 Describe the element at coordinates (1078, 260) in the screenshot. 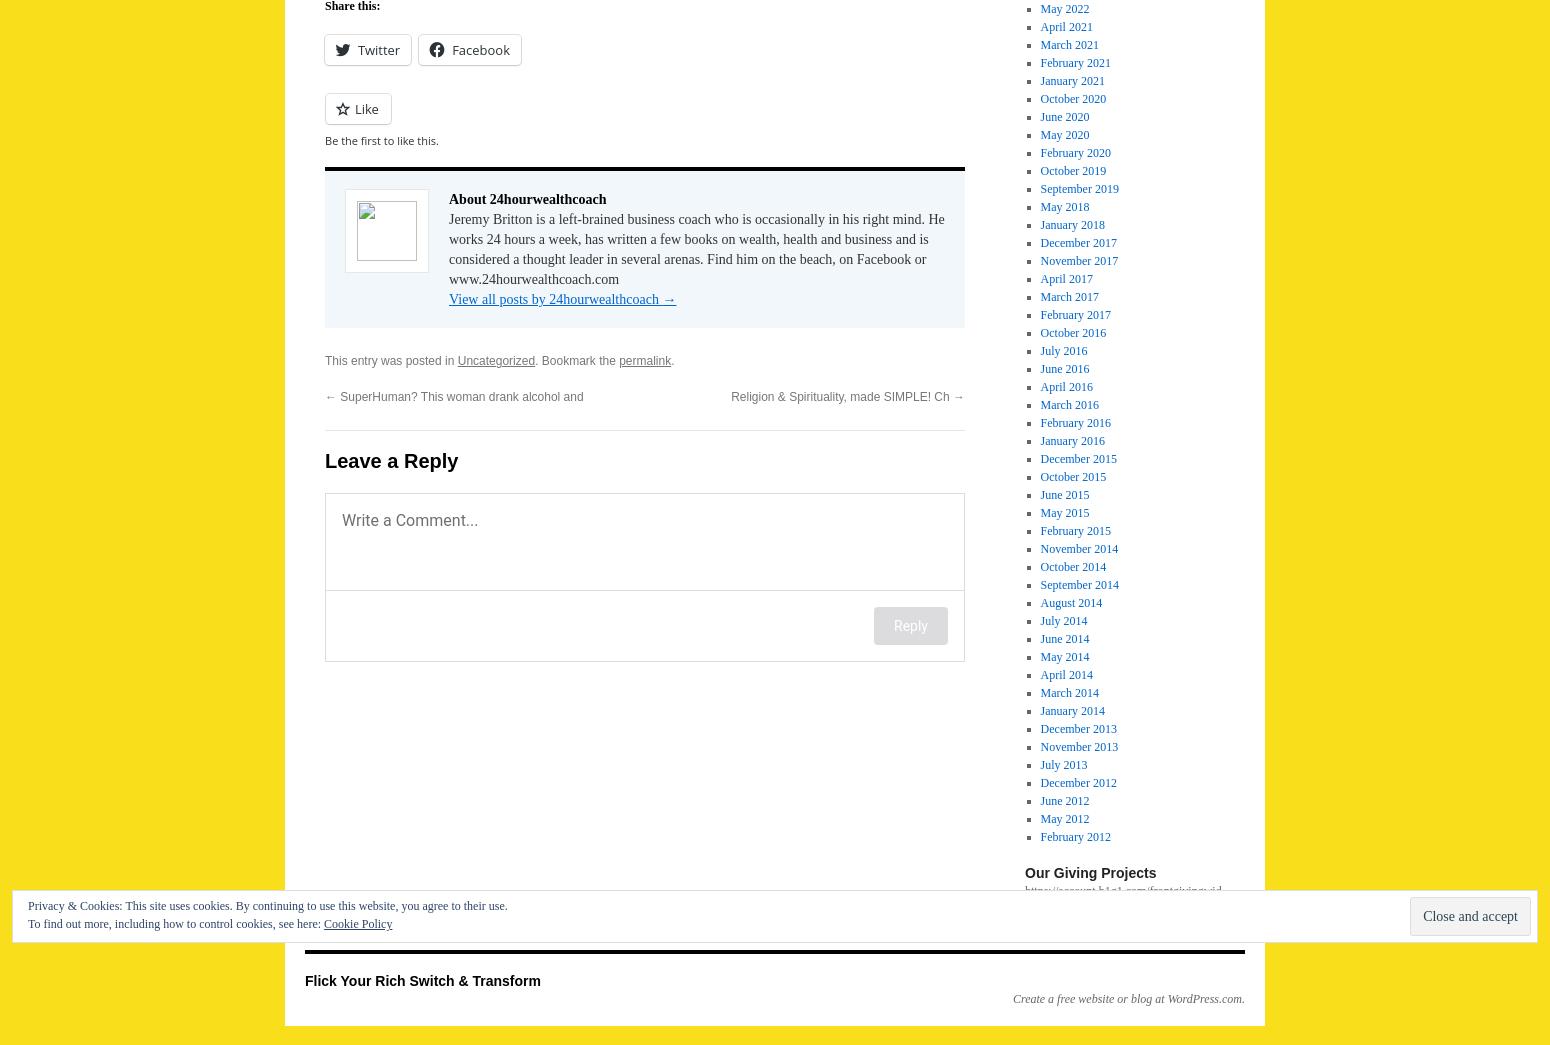

I see `'November 2017'` at that location.